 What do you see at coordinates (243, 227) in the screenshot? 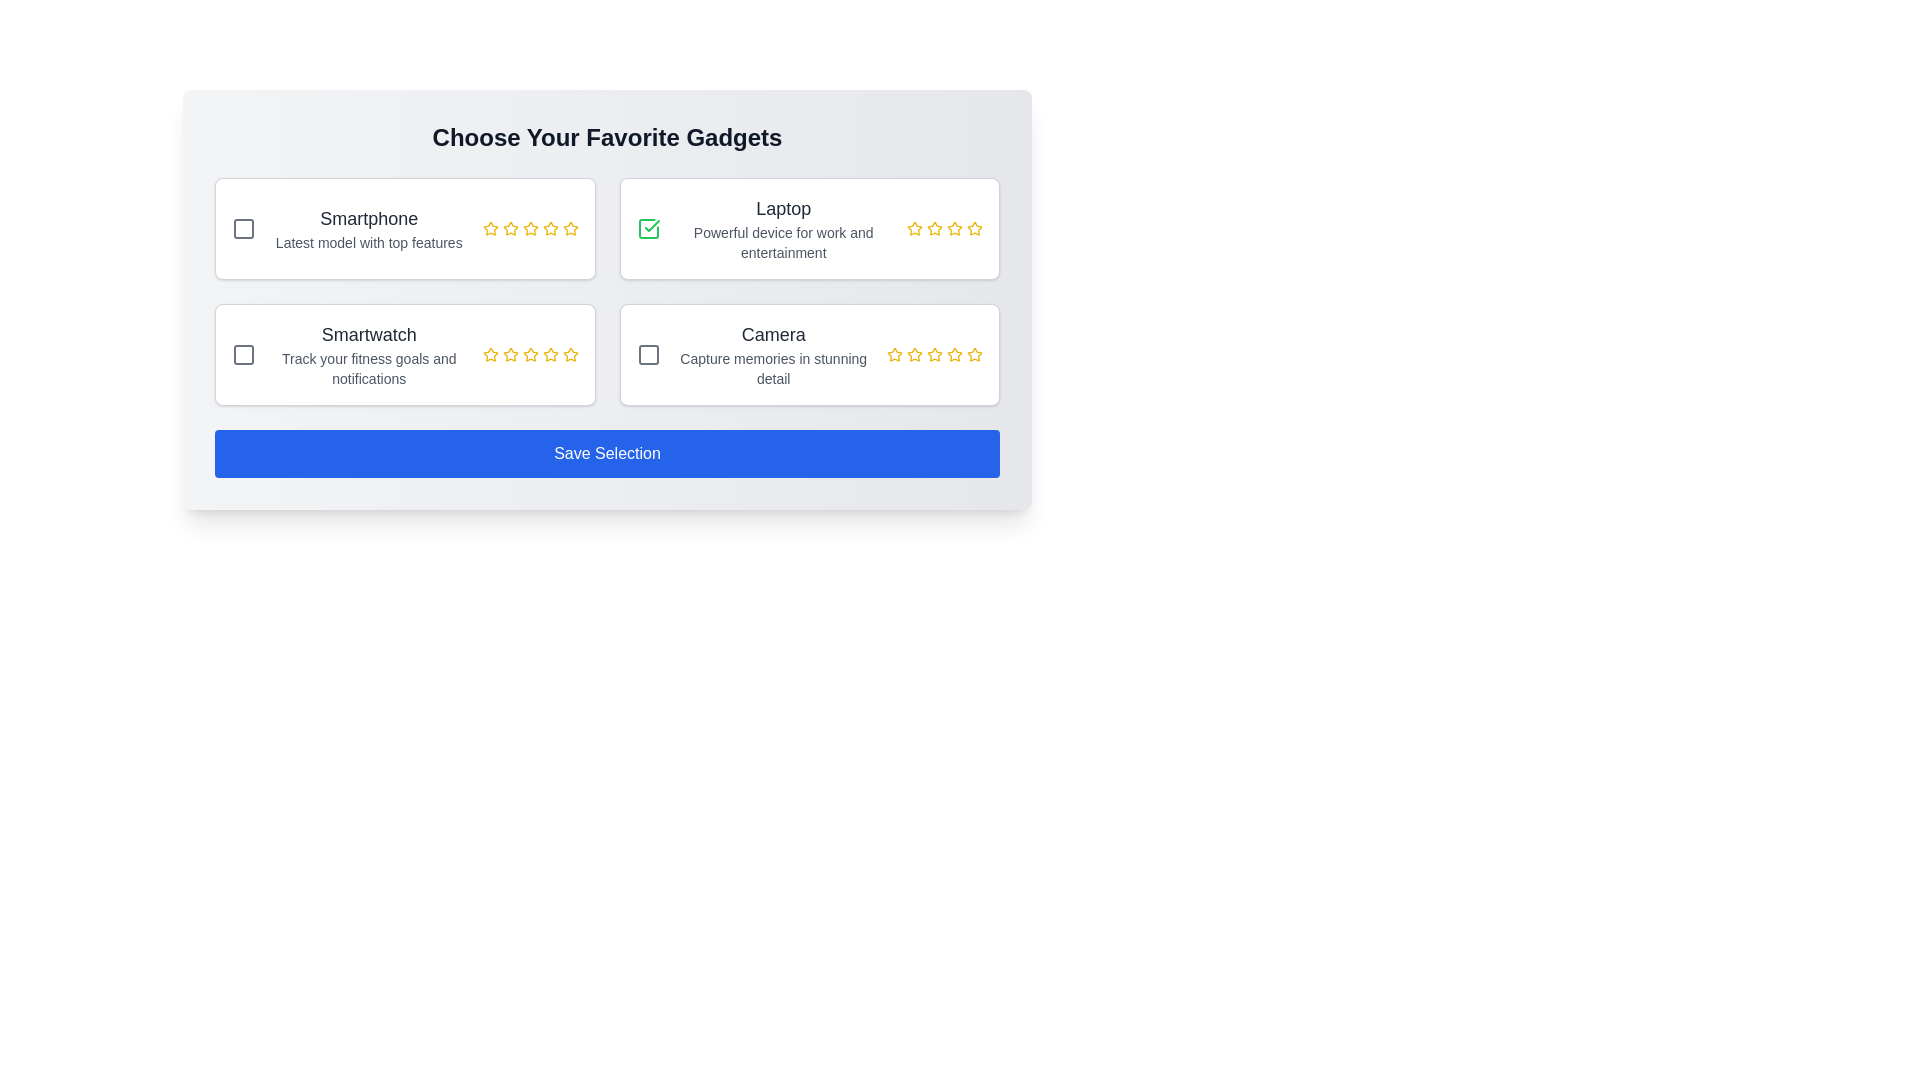
I see `the checkbox located in the first row and first column of the grid layout` at bounding box center [243, 227].